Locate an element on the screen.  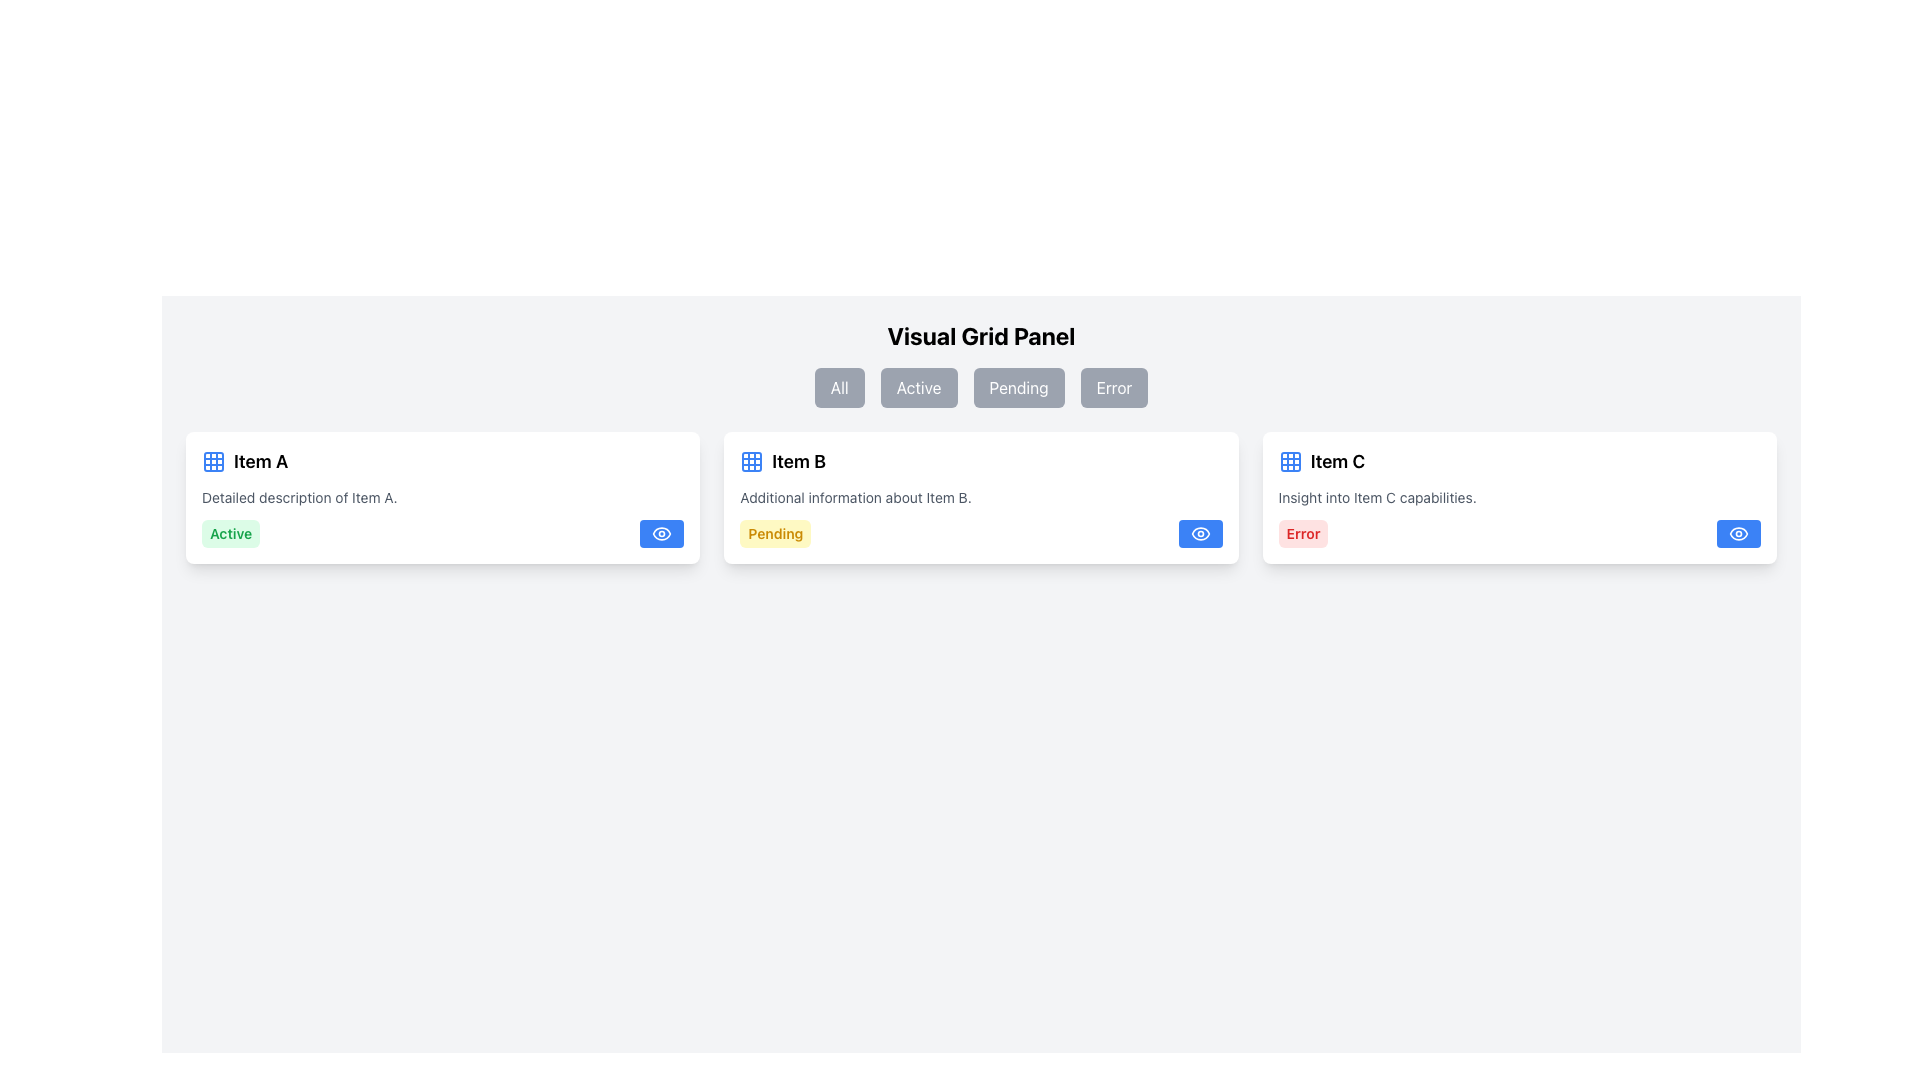
the Icon button located in the bottom-right corner of the card labeled 'Item C' in the 'Visual Grid Panel' is located at coordinates (1737, 532).